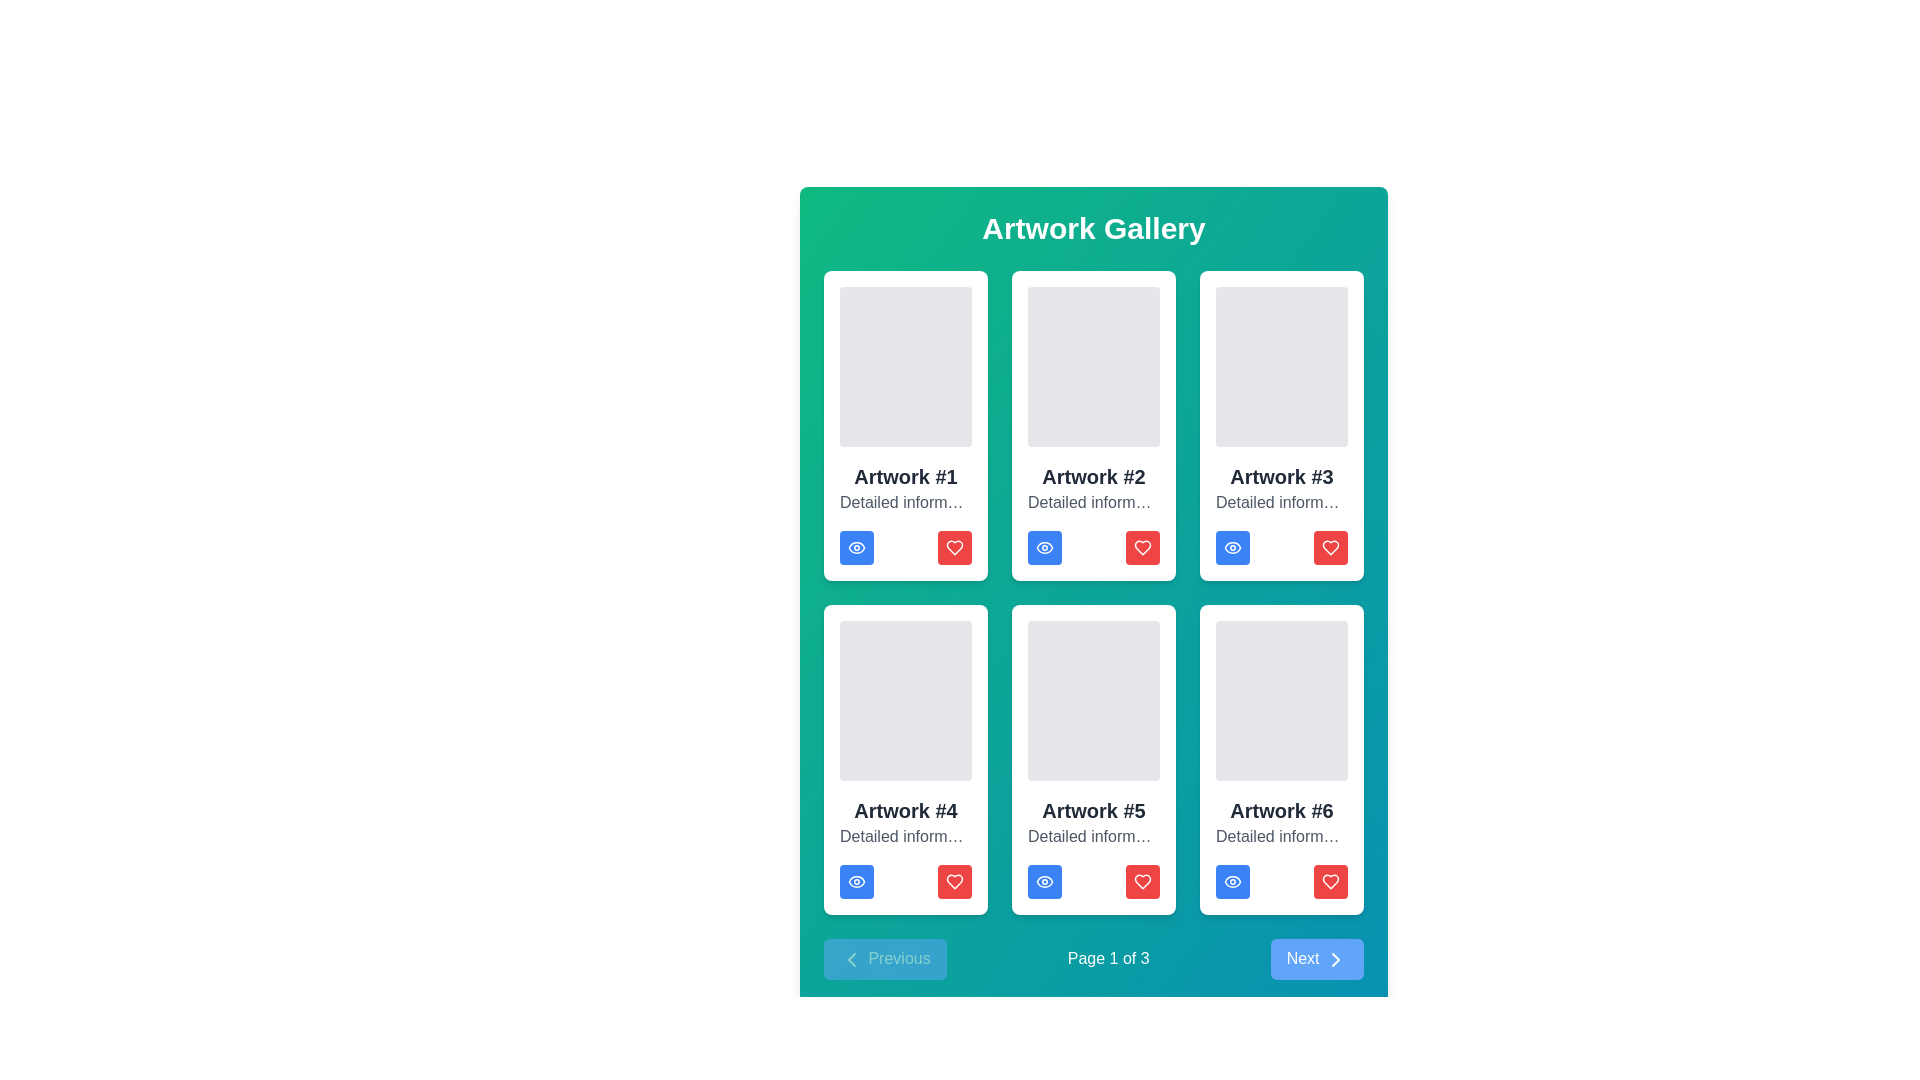 This screenshot has height=1080, width=1920. I want to click on the button located in the bottom-left corner of the card representing 'Artwork #5', so click(1044, 881).